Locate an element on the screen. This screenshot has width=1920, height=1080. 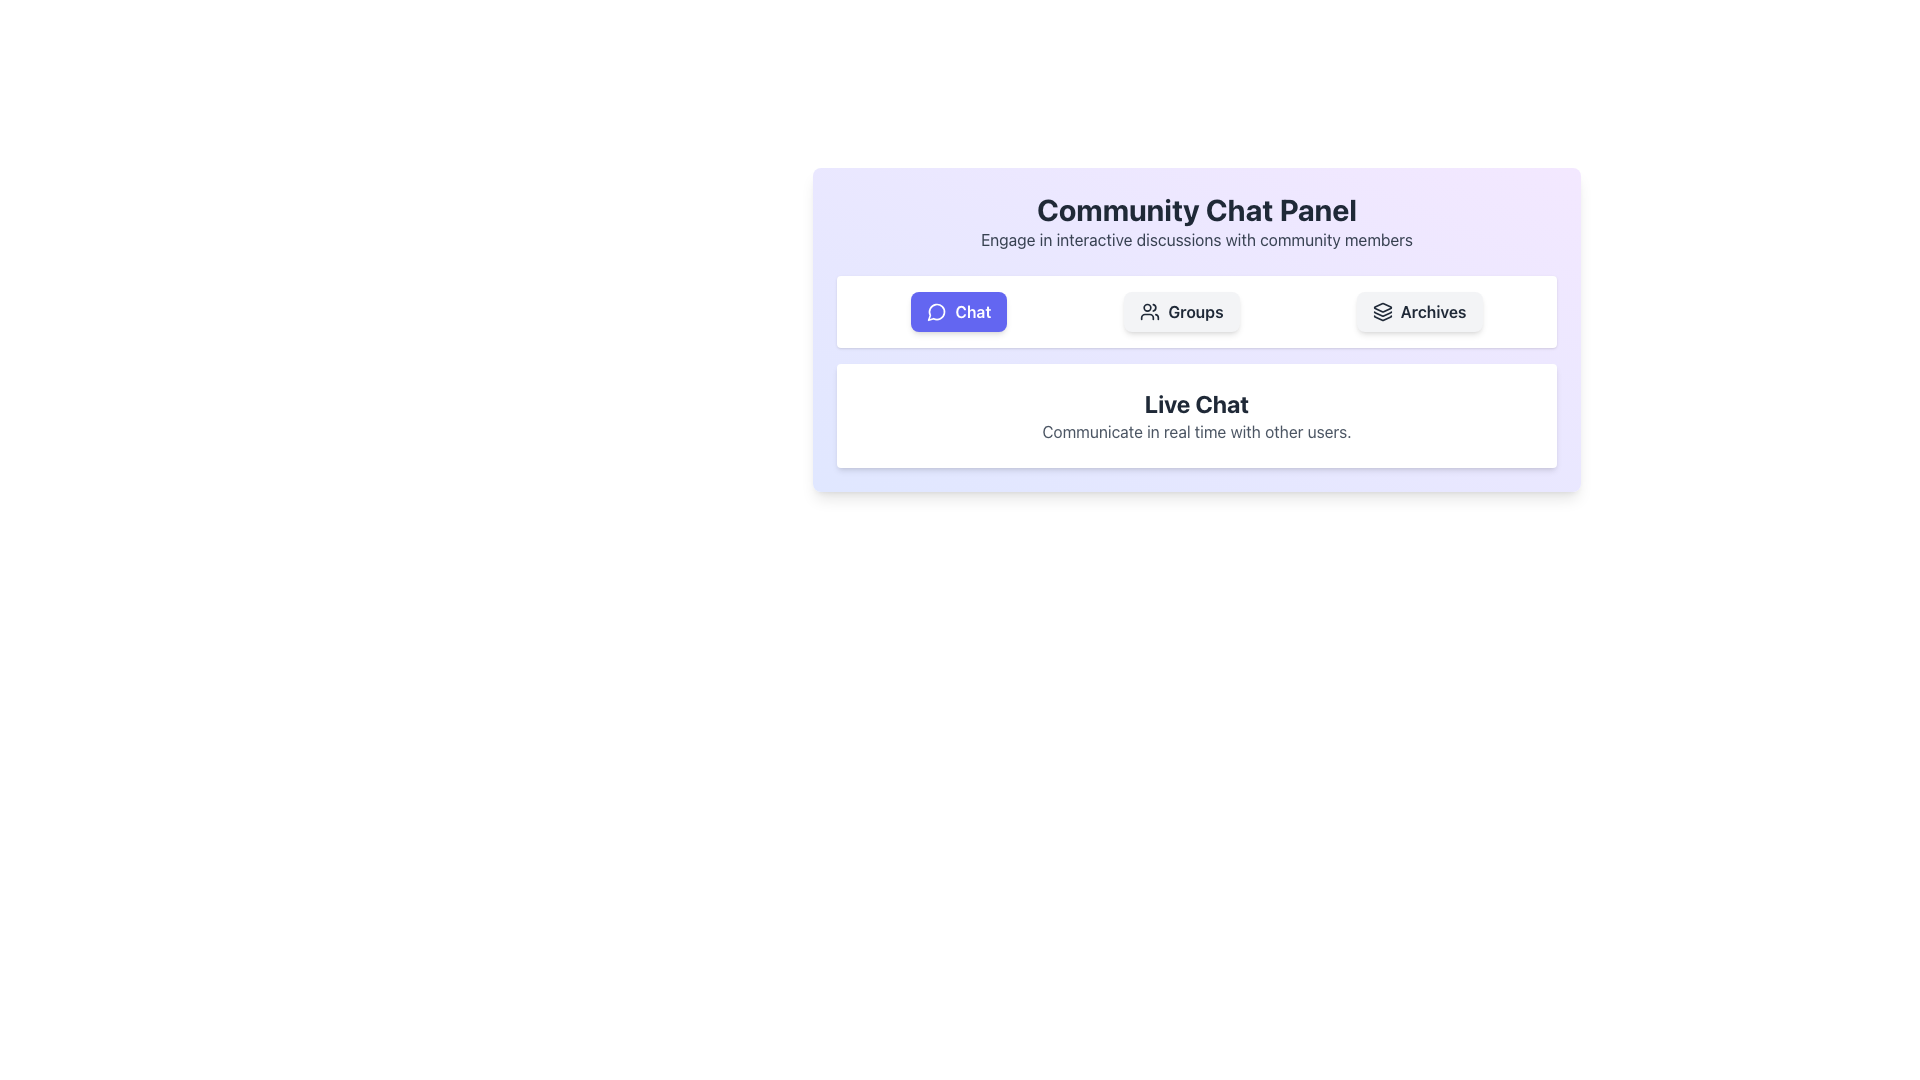
the middle layer of the three-layer stack icon in the top-right corner of the interface is located at coordinates (1381, 314).